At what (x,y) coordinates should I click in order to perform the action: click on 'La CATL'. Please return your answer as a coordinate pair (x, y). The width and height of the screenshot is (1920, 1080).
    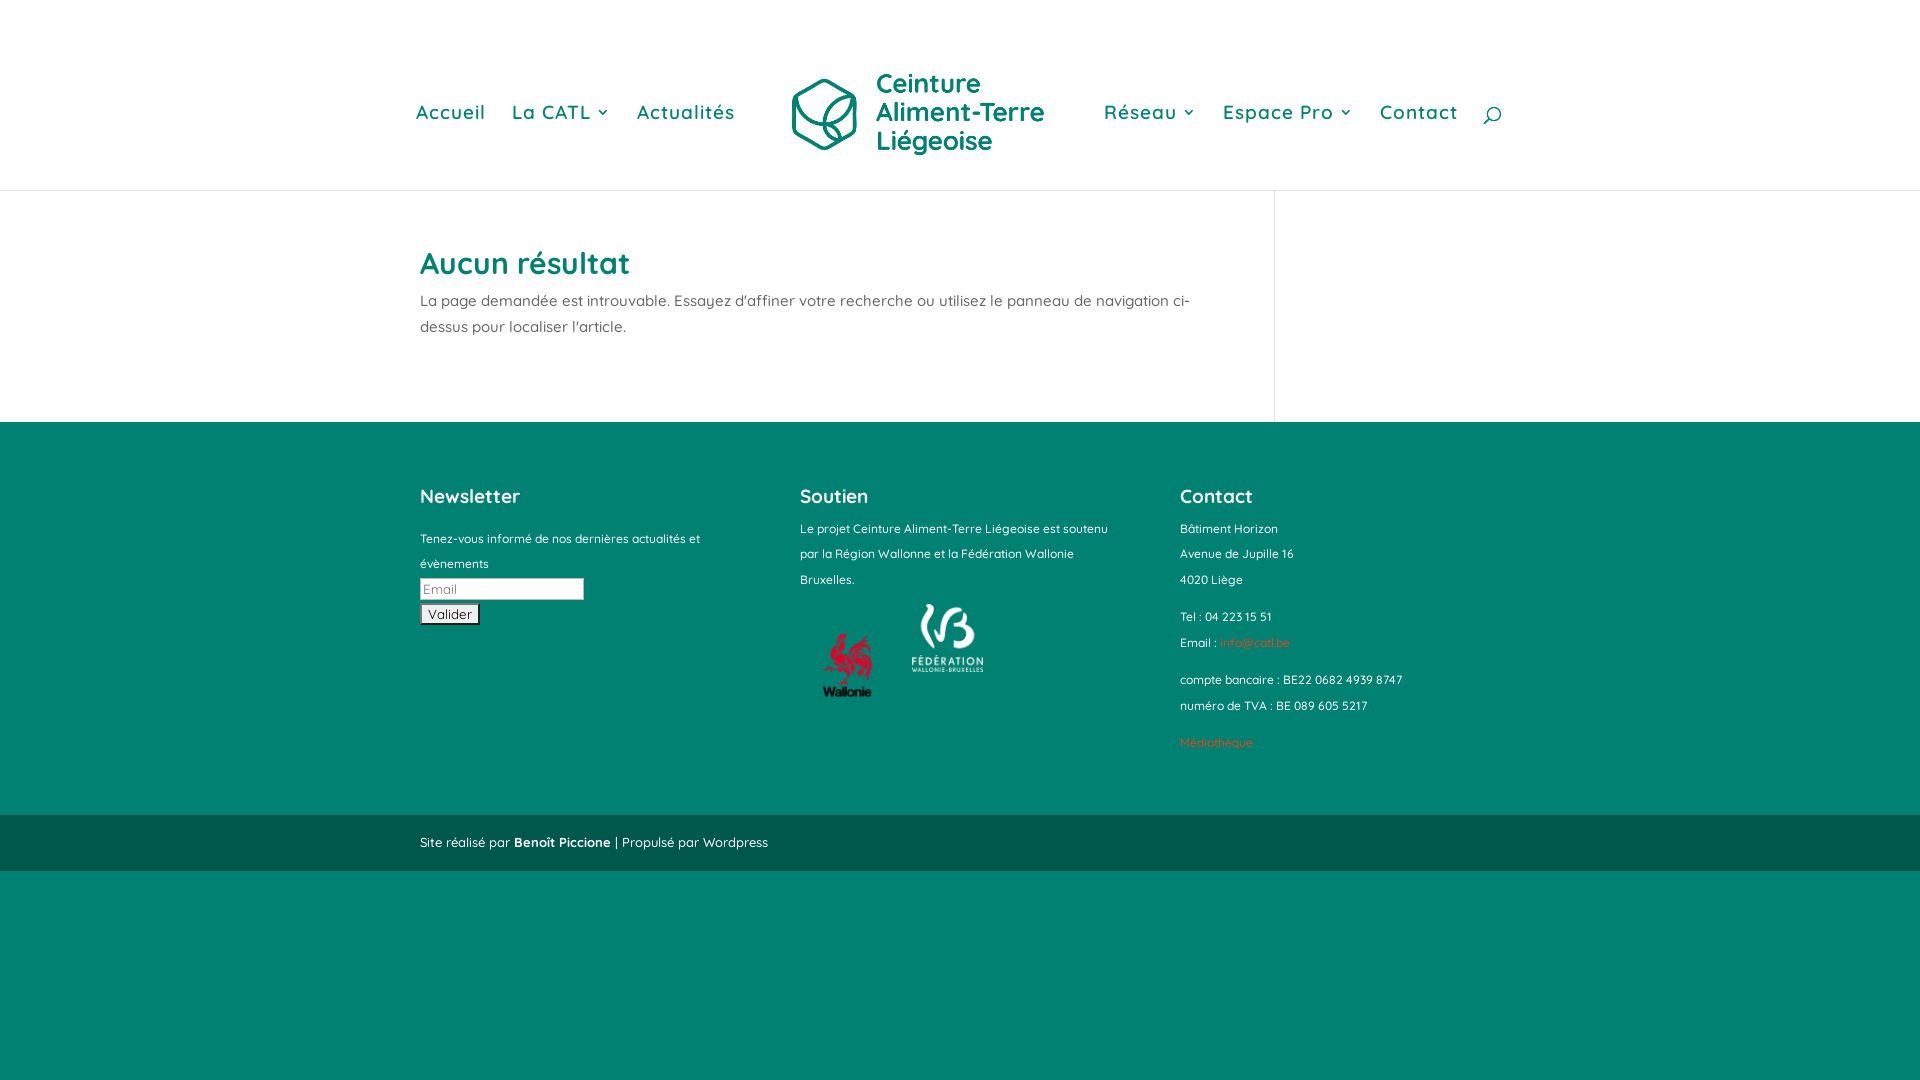
    Looking at the image, I should click on (512, 146).